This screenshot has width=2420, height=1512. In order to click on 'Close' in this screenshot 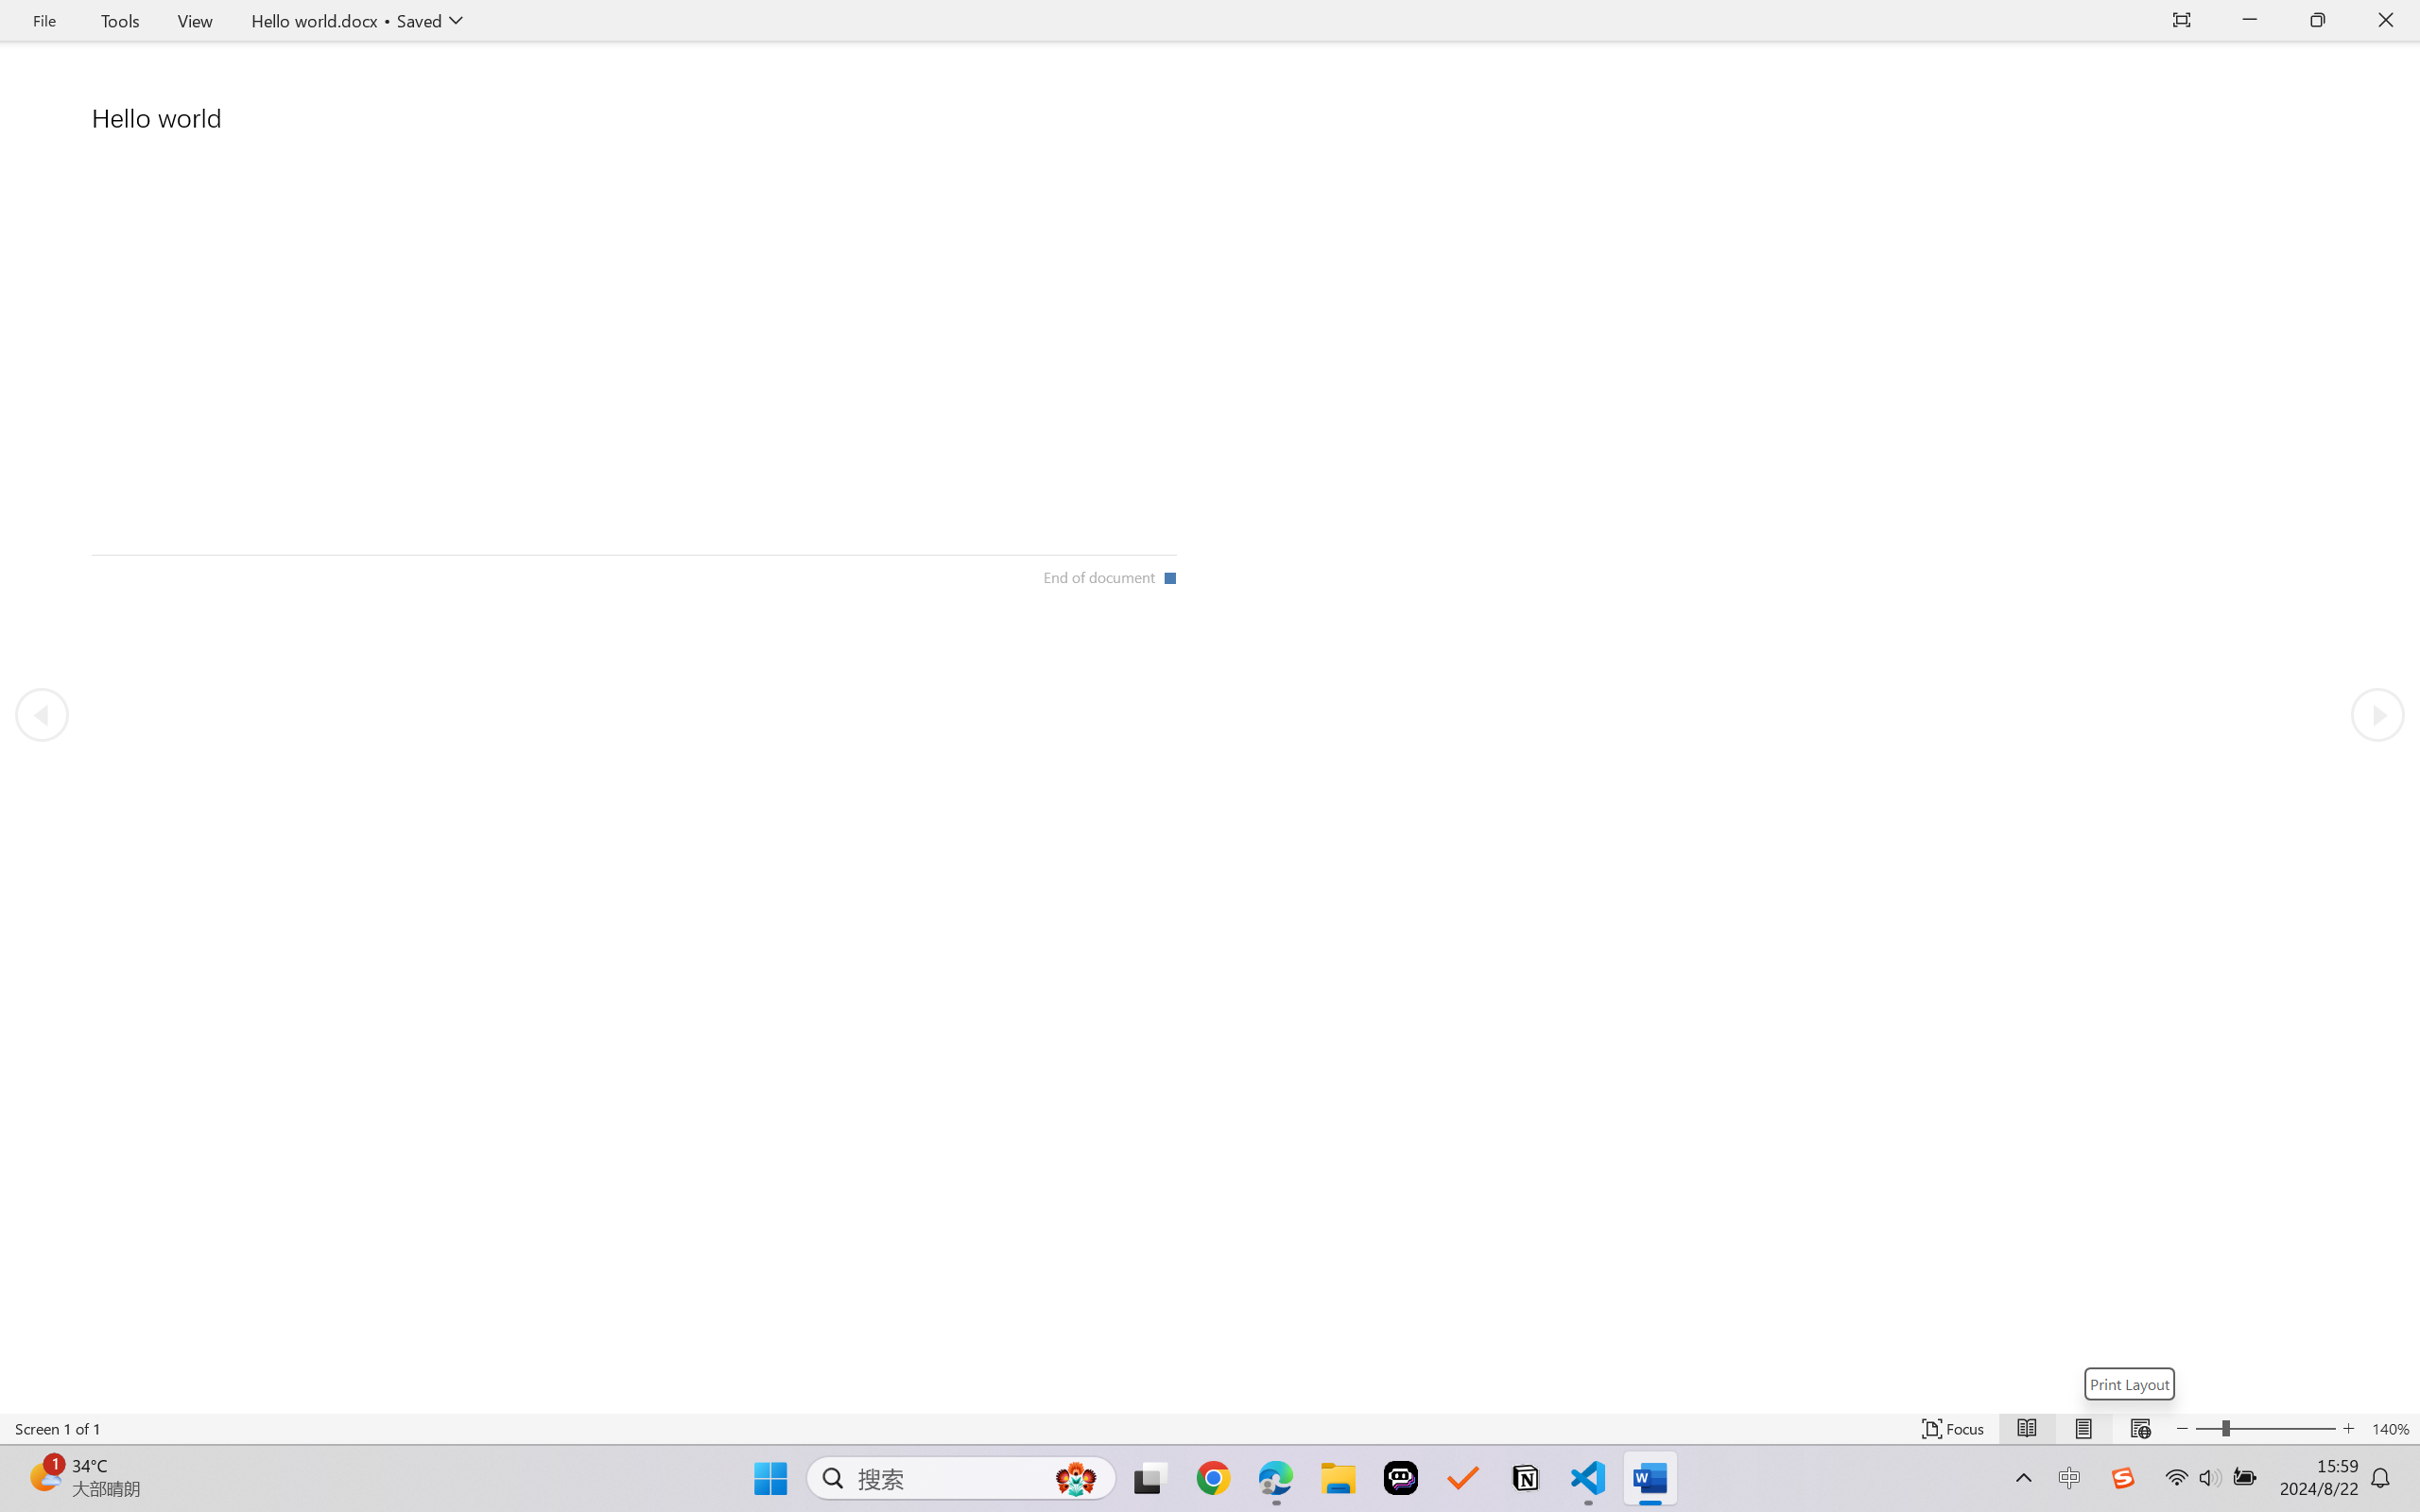, I will do `click(2385, 20)`.